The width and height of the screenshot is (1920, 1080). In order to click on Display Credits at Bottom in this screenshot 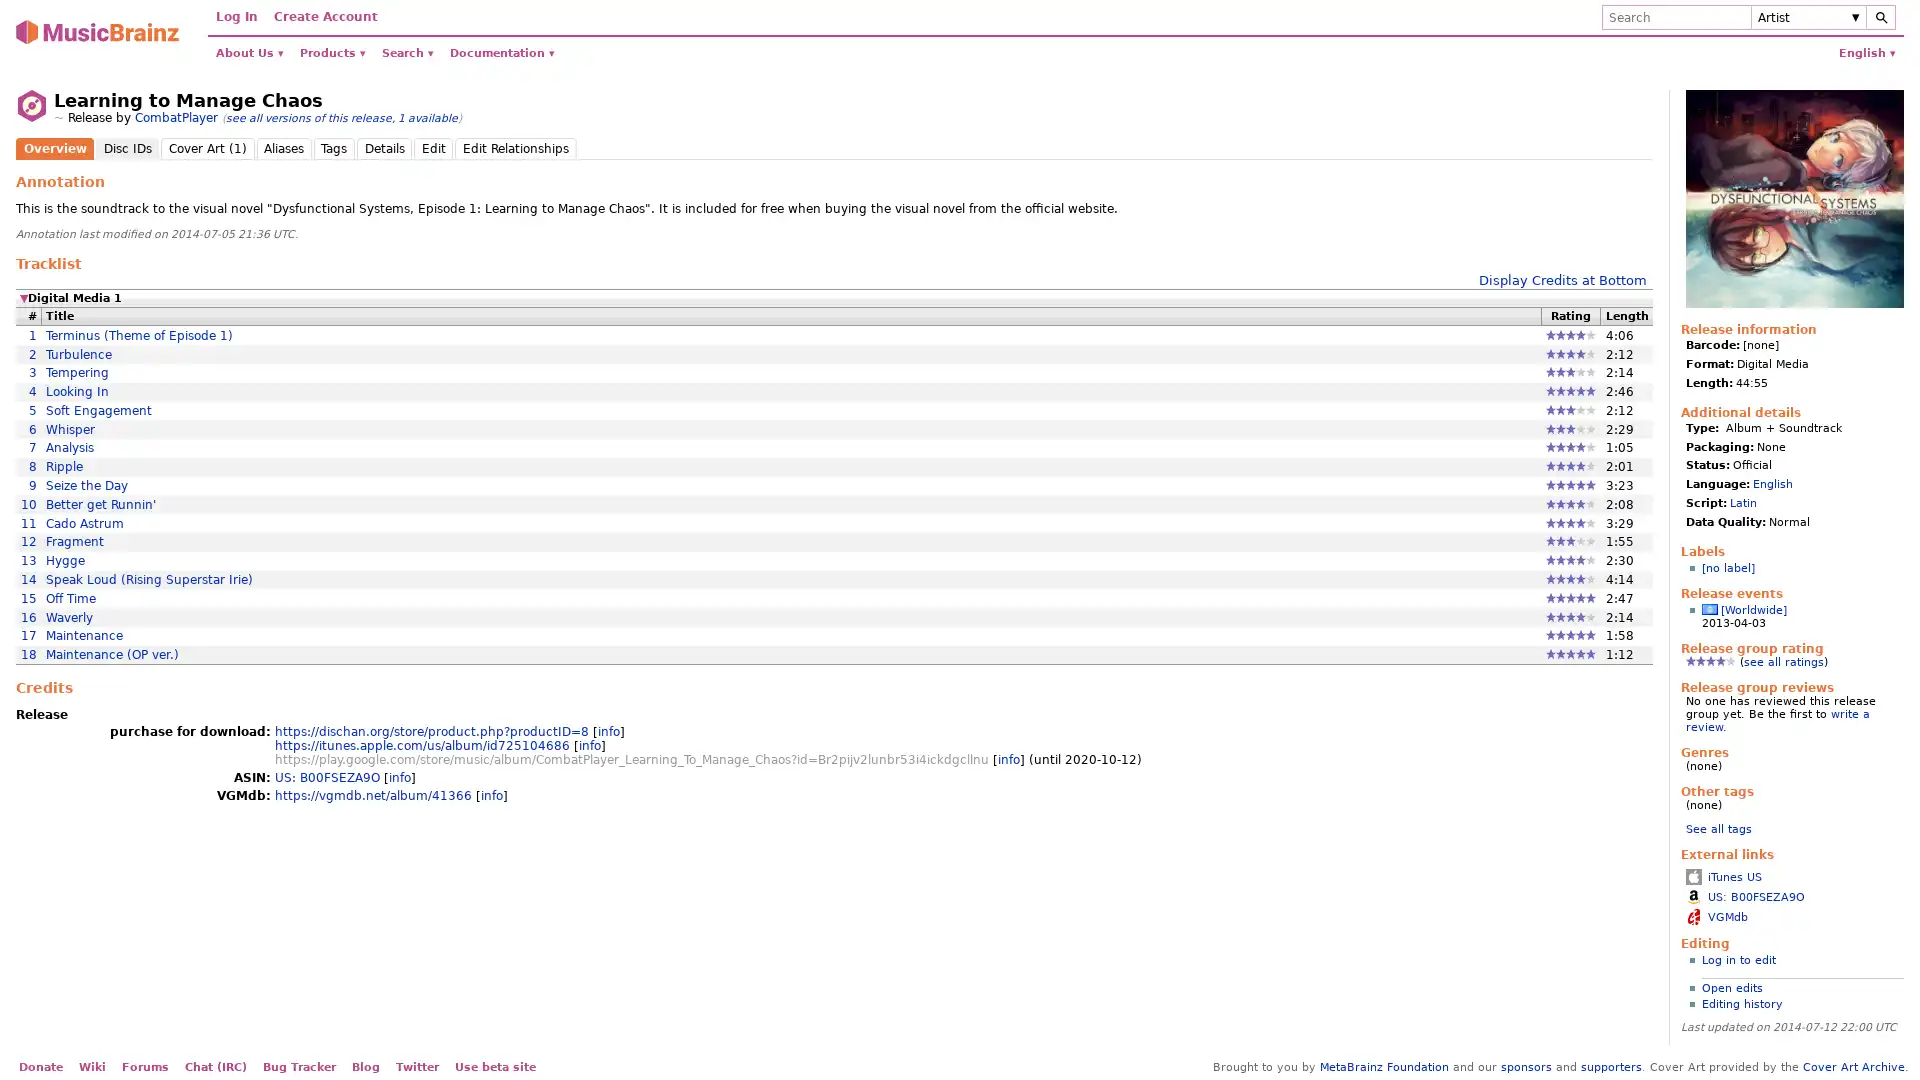, I will do `click(1562, 279)`.